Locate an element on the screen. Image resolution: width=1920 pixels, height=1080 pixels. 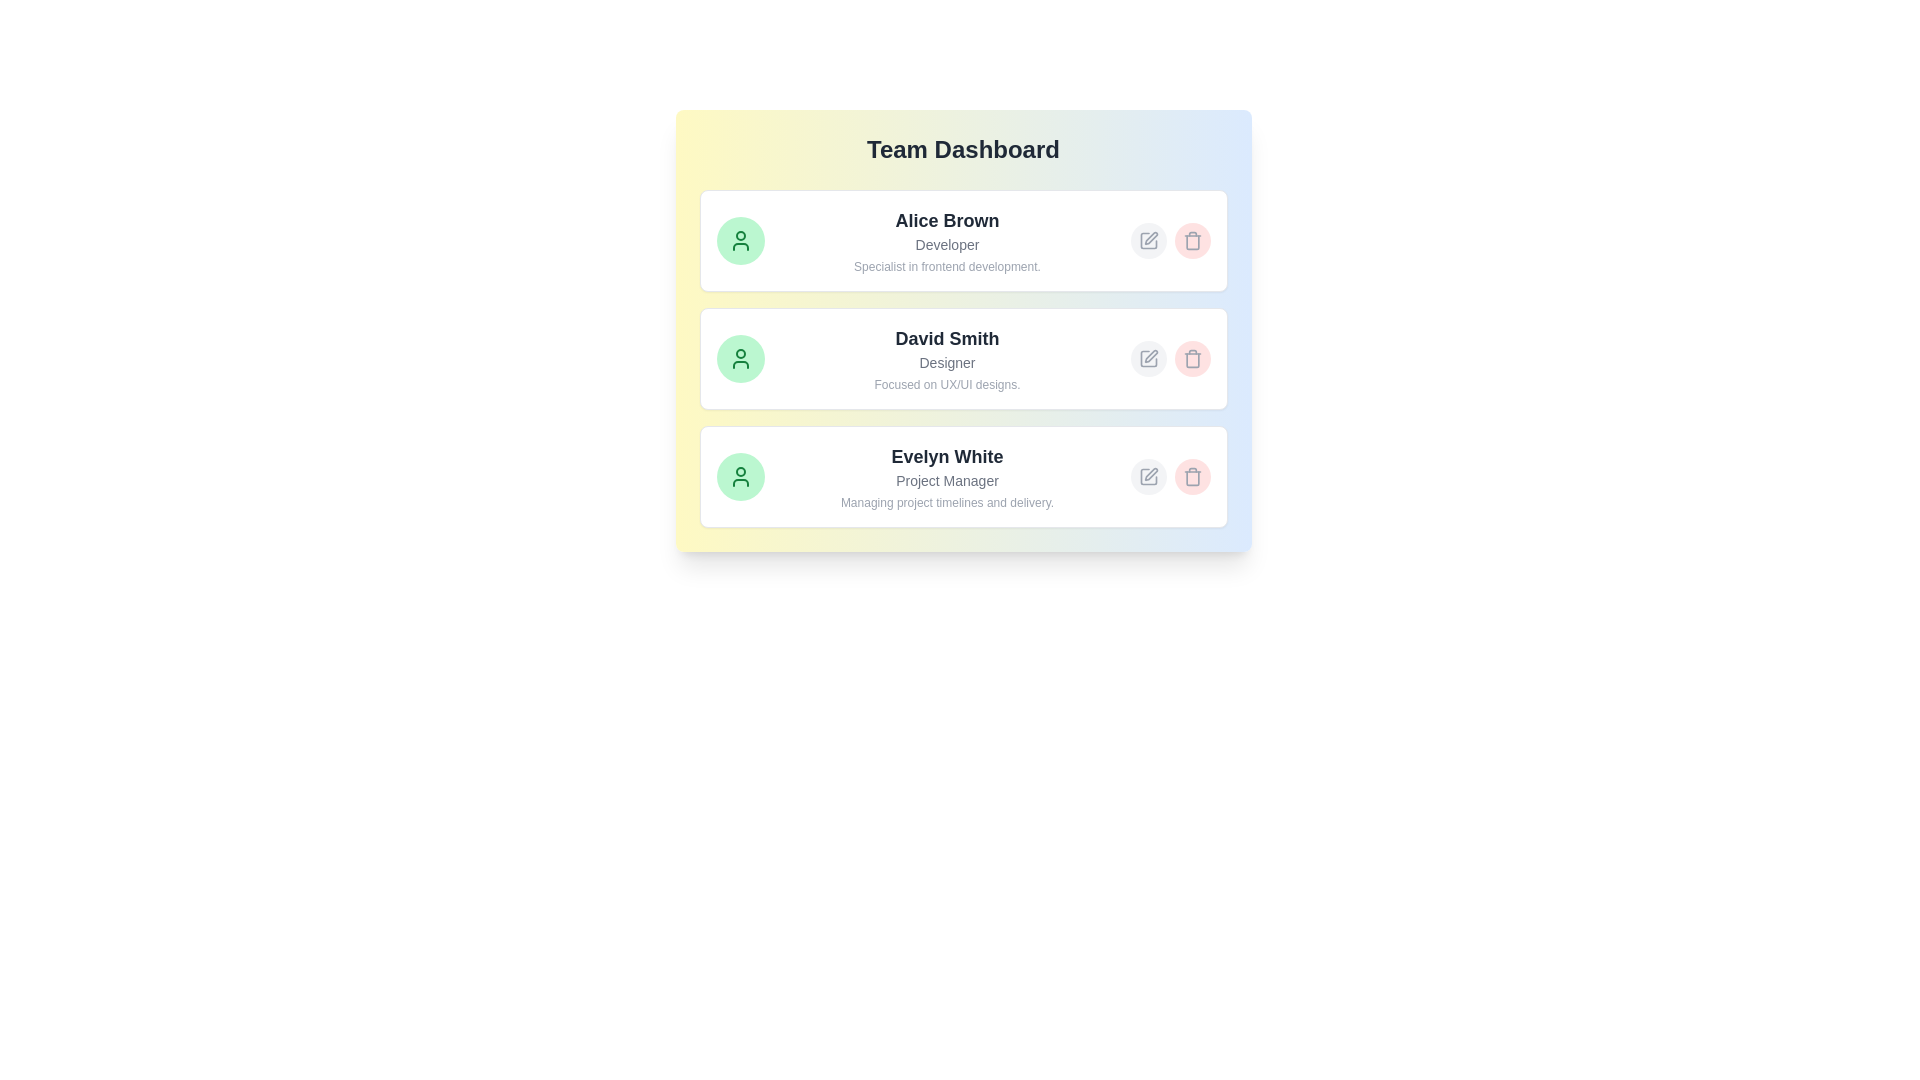
the static text displaying 'Designer', which is styled in a small-sized gray font and positioned below the 'David Smith' text within the middle information block is located at coordinates (946, 362).